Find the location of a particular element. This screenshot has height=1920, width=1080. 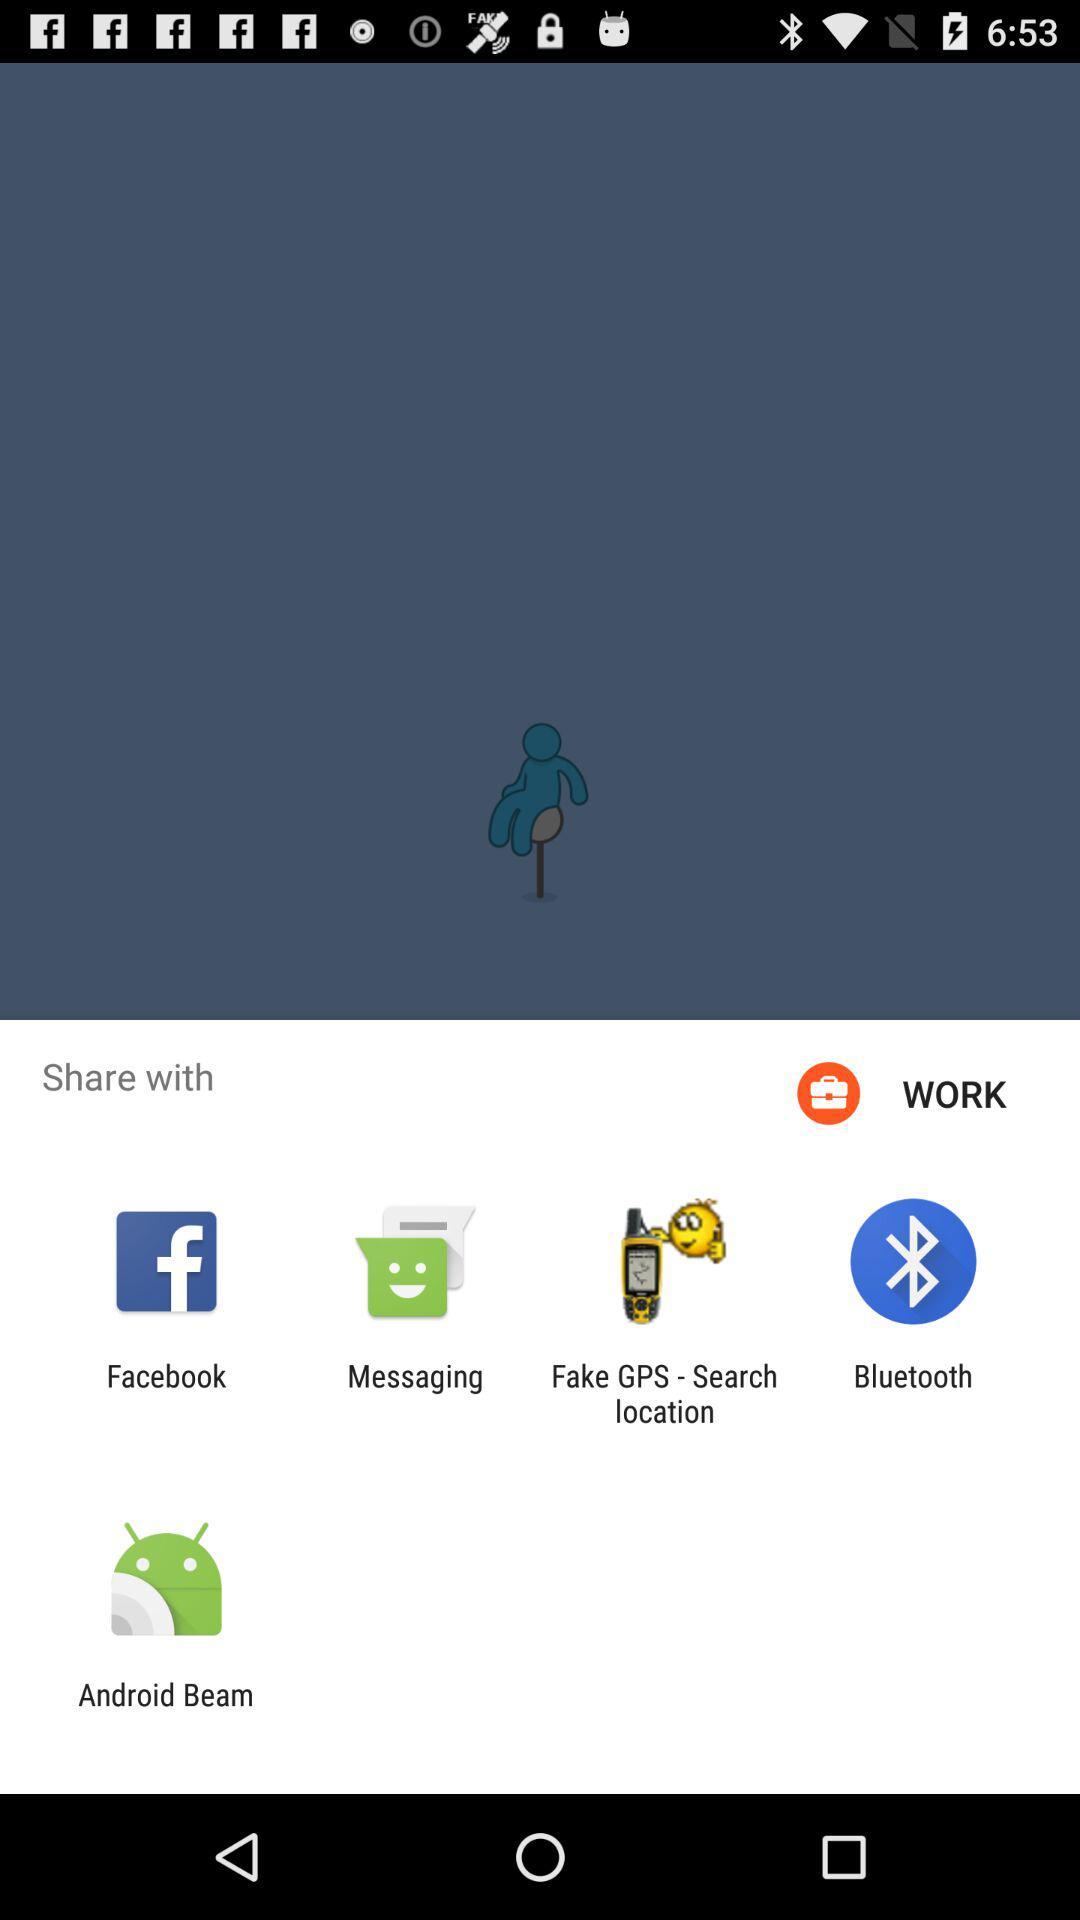

the facebook item is located at coordinates (165, 1392).